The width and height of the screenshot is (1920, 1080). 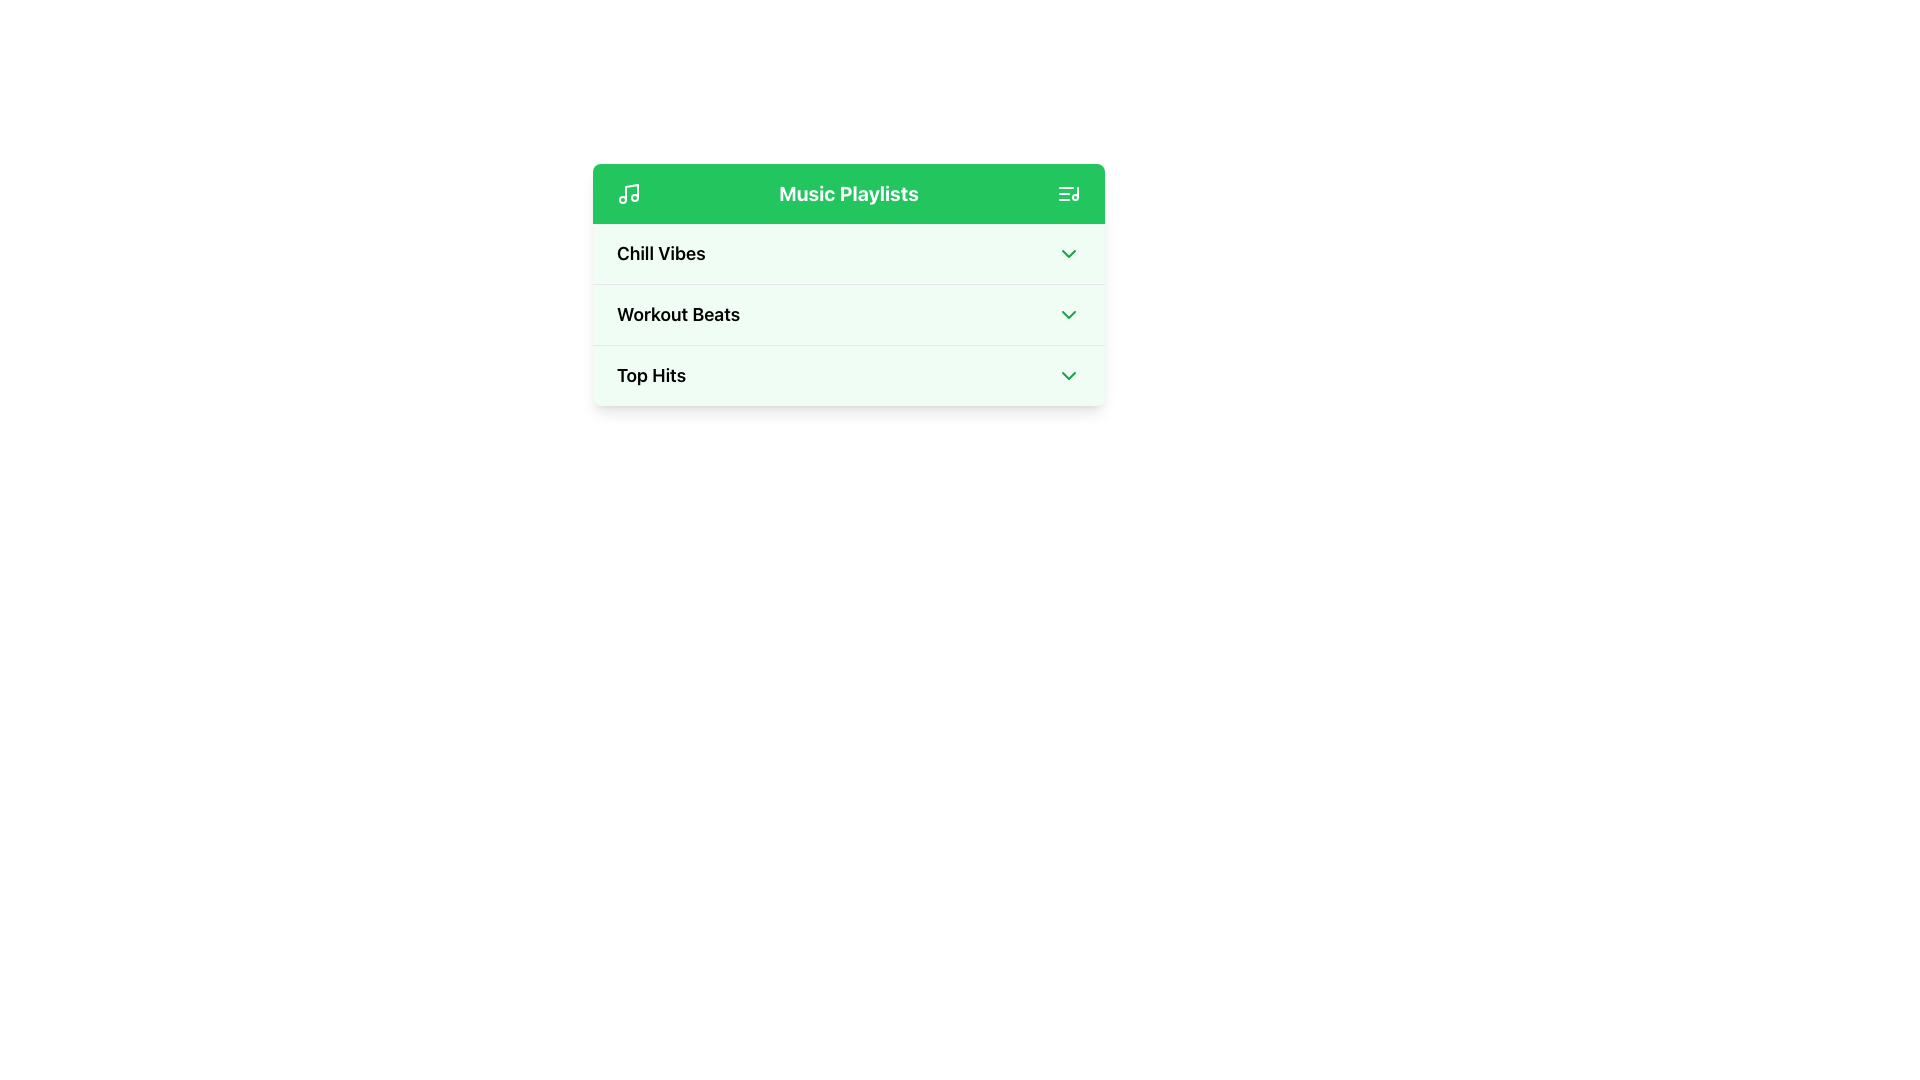 I want to click on text label displaying 'Top Hits', which is styled with a bold font and located in the bottom row of a playlist card, positioned left of a chevron icon, so click(x=651, y=375).